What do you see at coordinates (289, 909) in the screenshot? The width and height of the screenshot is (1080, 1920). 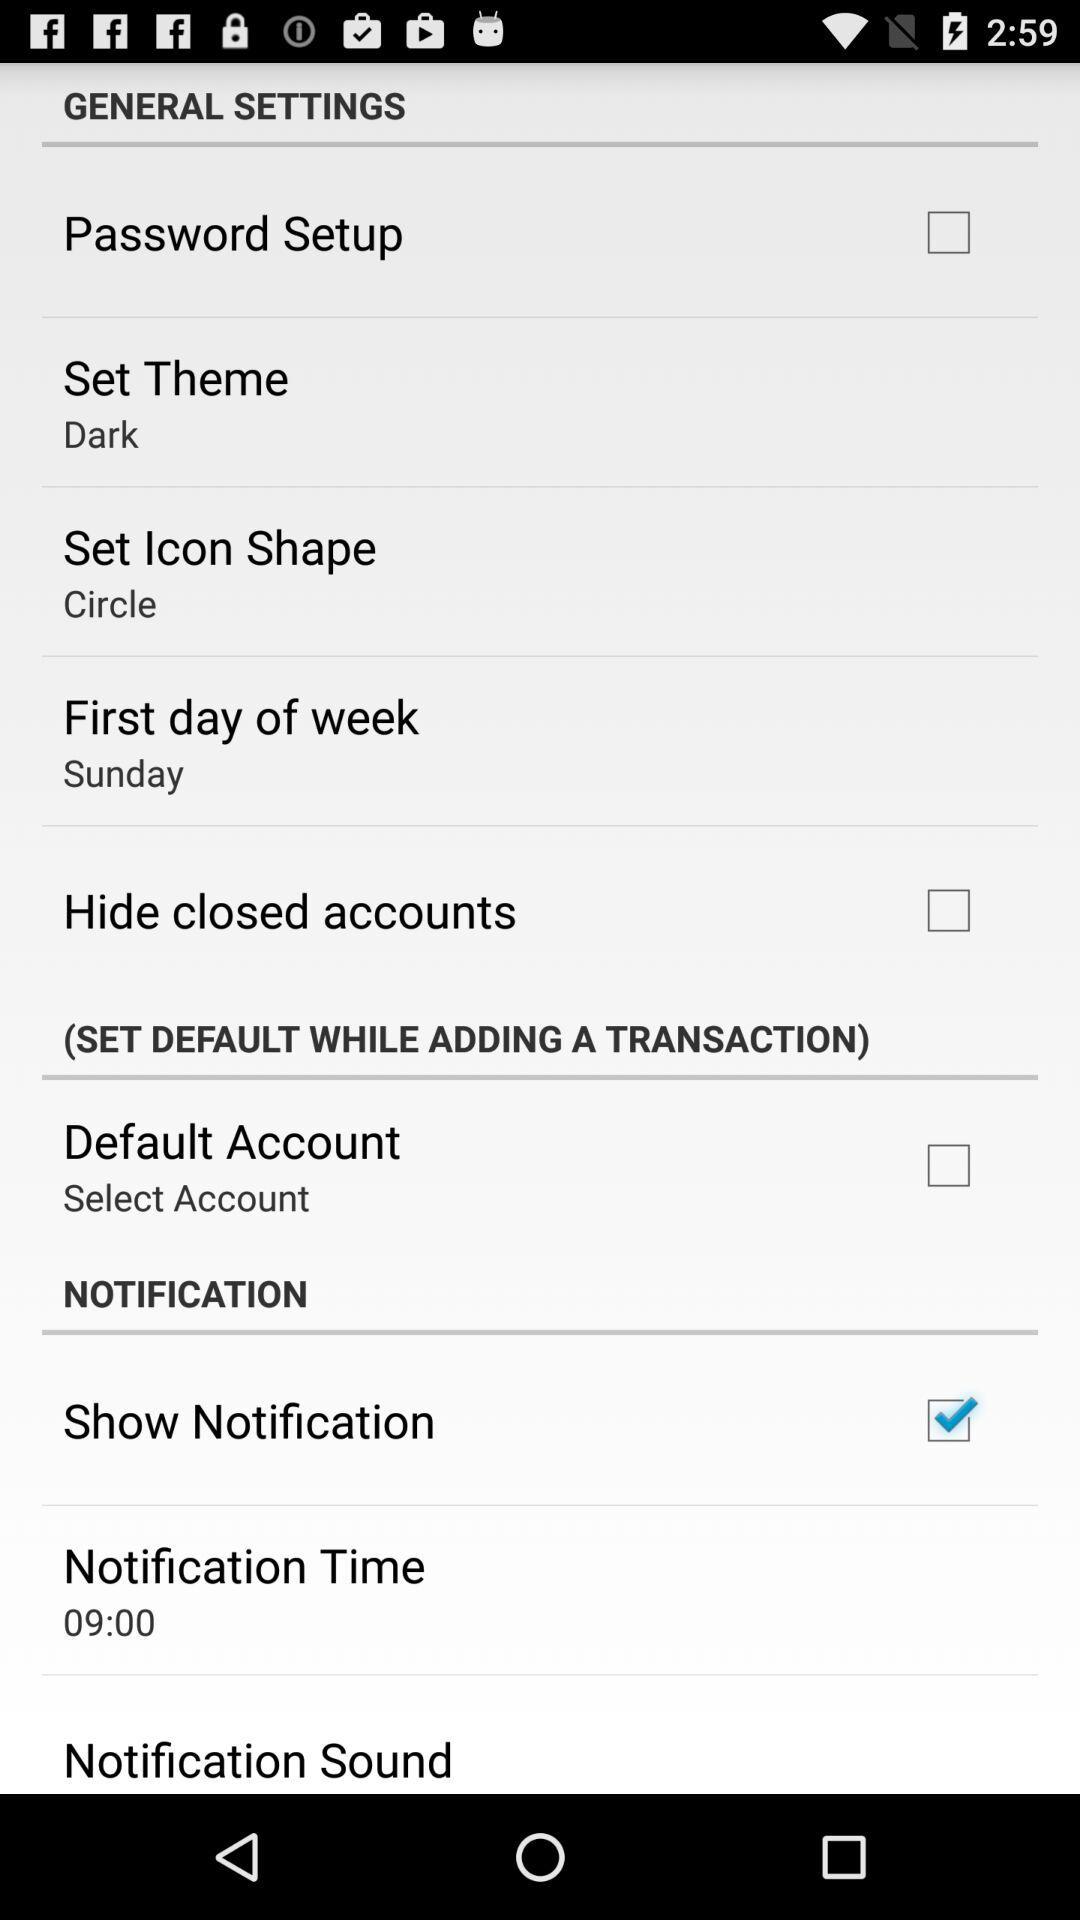 I see `hide closed accounts icon` at bounding box center [289, 909].